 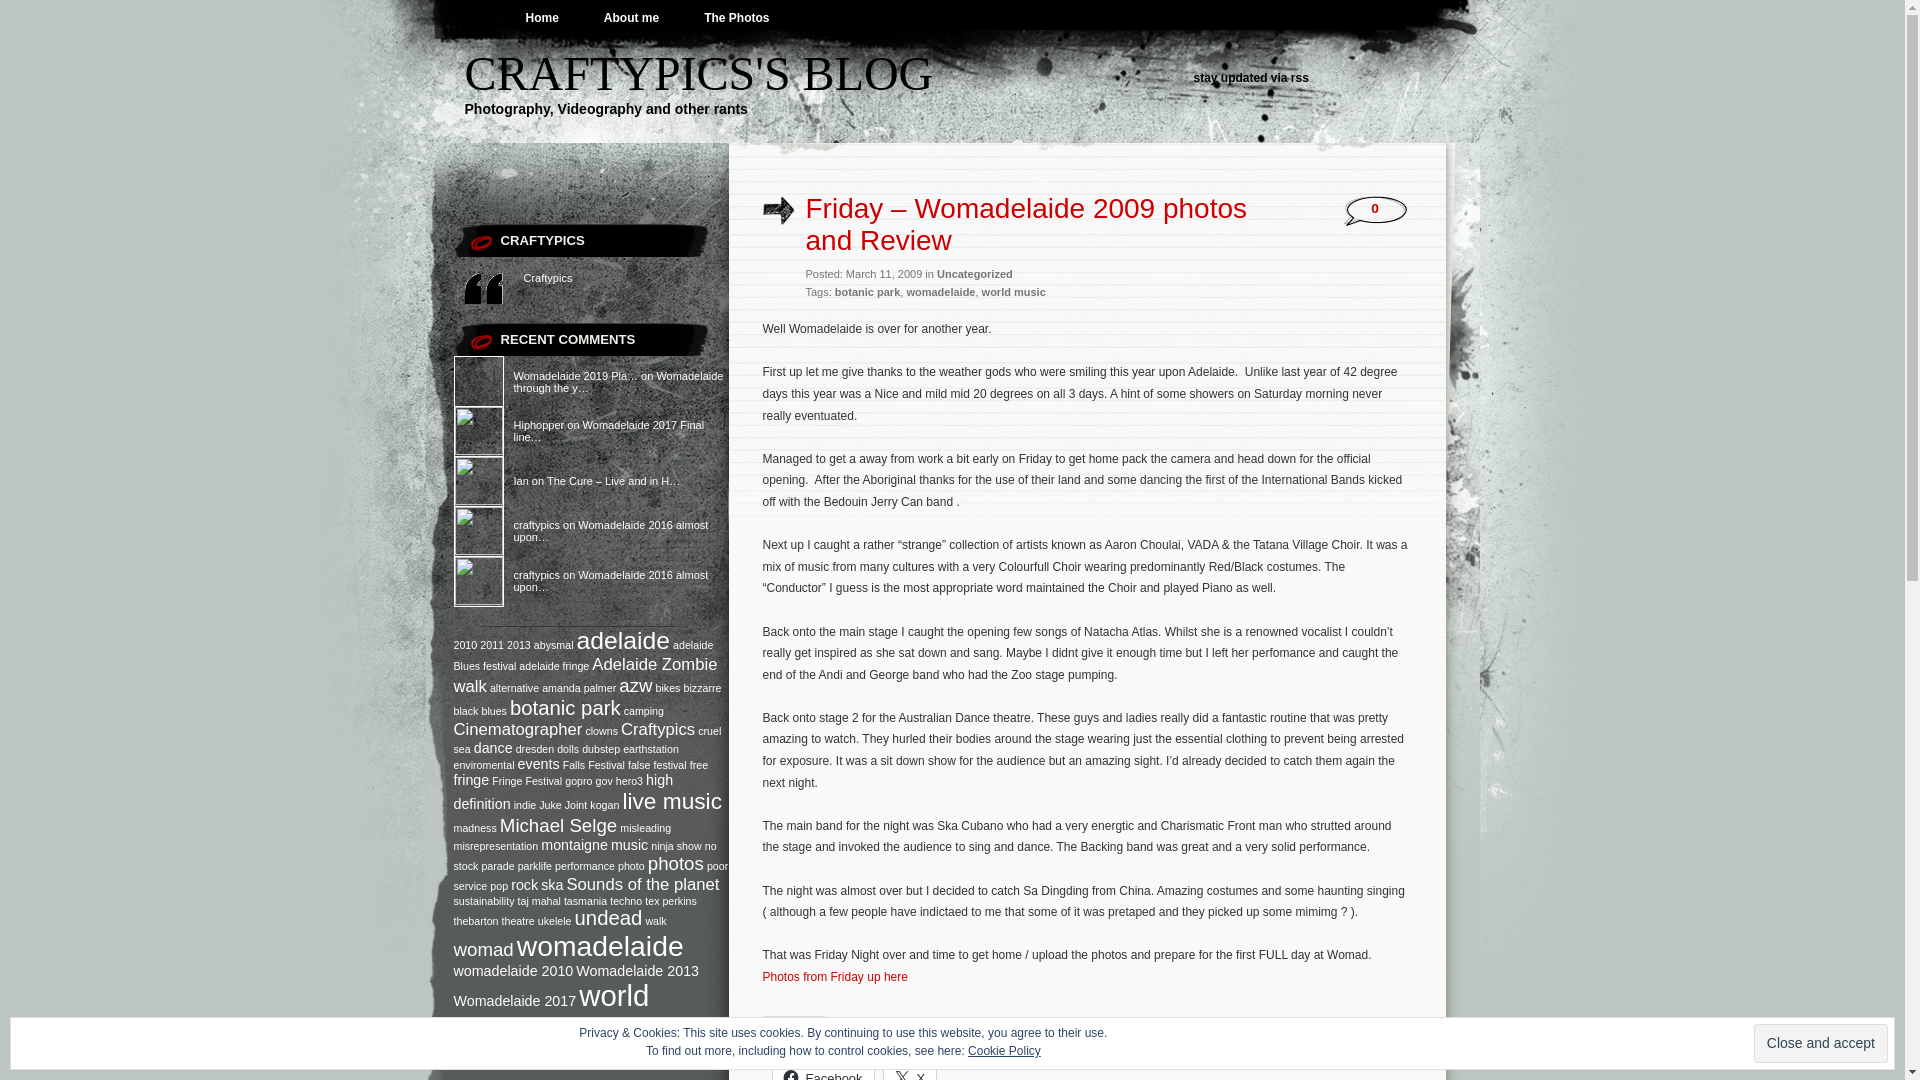 What do you see at coordinates (694, 18) in the screenshot?
I see `'The Photos'` at bounding box center [694, 18].